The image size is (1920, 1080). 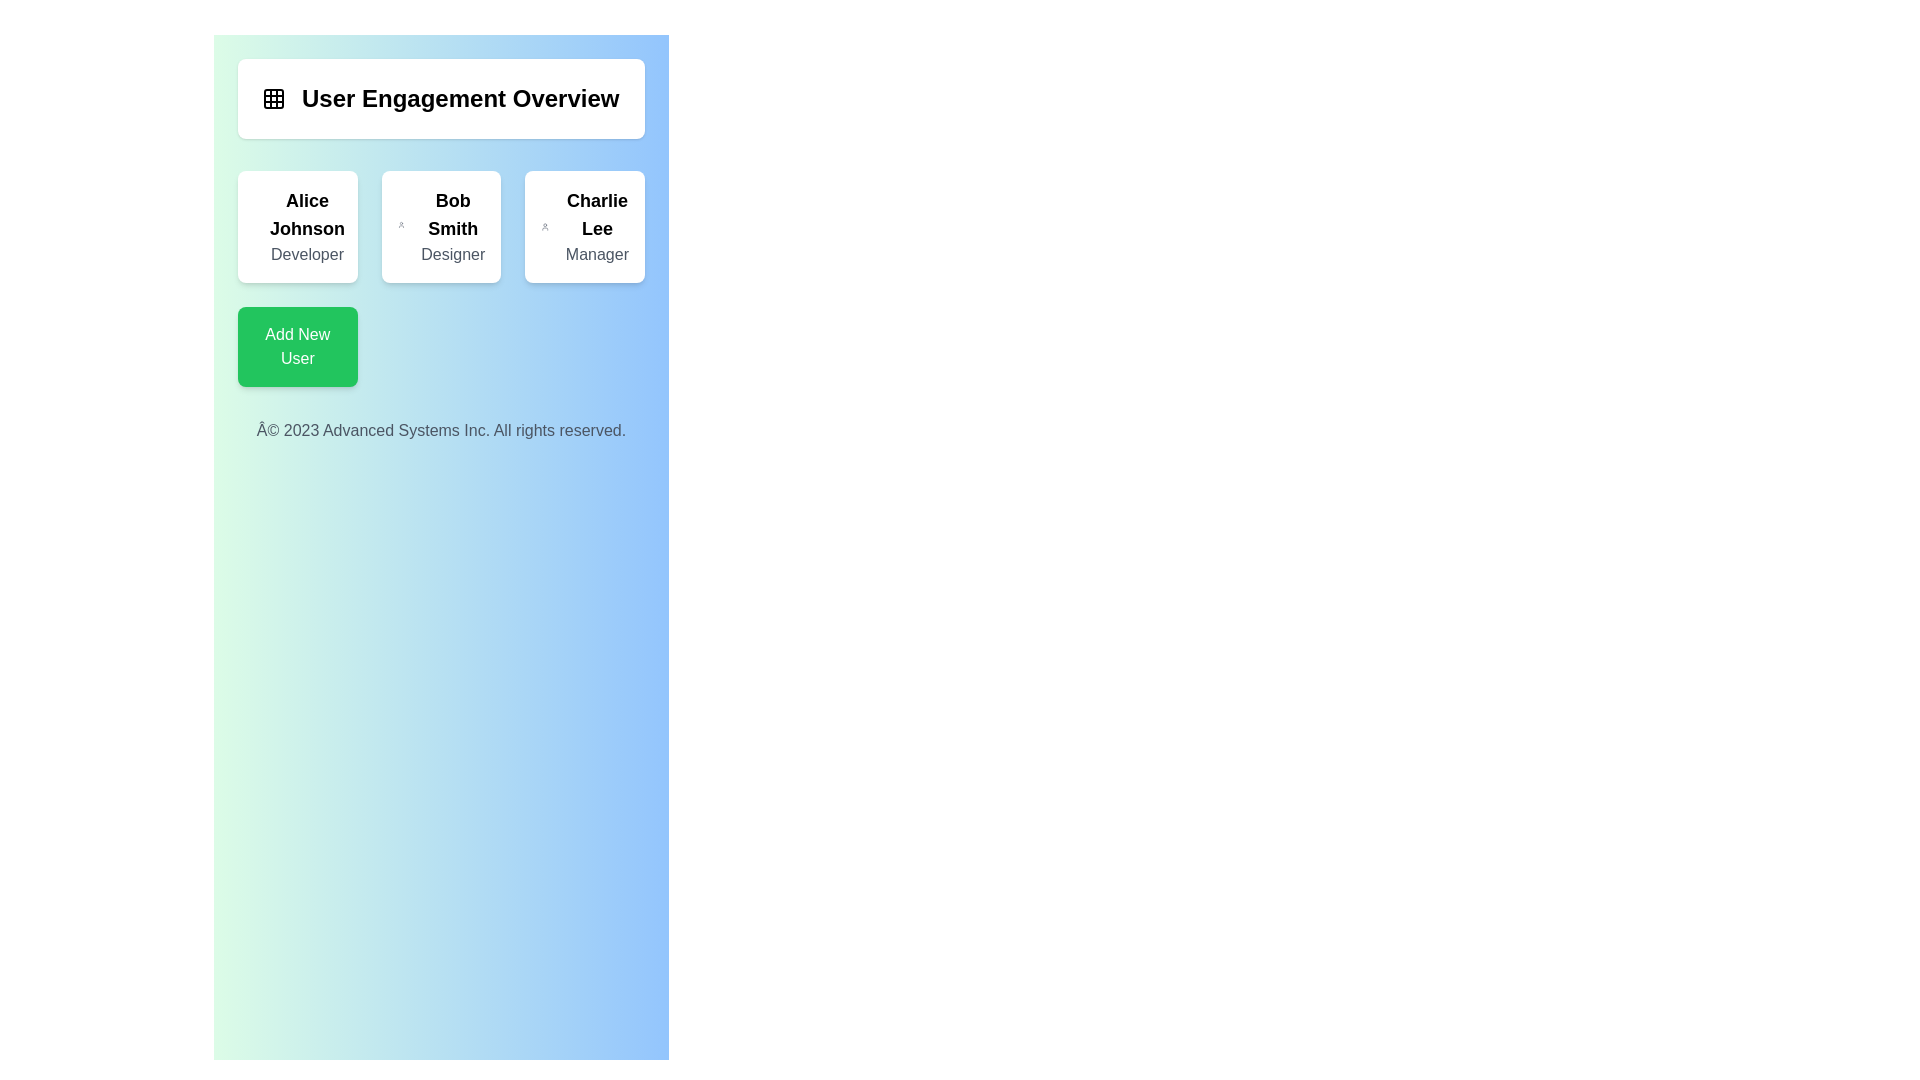 What do you see at coordinates (272, 99) in the screenshot?
I see `the small icon depicting a 3x3 grid layout located to the left of the header text 'User Engagement Overview'` at bounding box center [272, 99].